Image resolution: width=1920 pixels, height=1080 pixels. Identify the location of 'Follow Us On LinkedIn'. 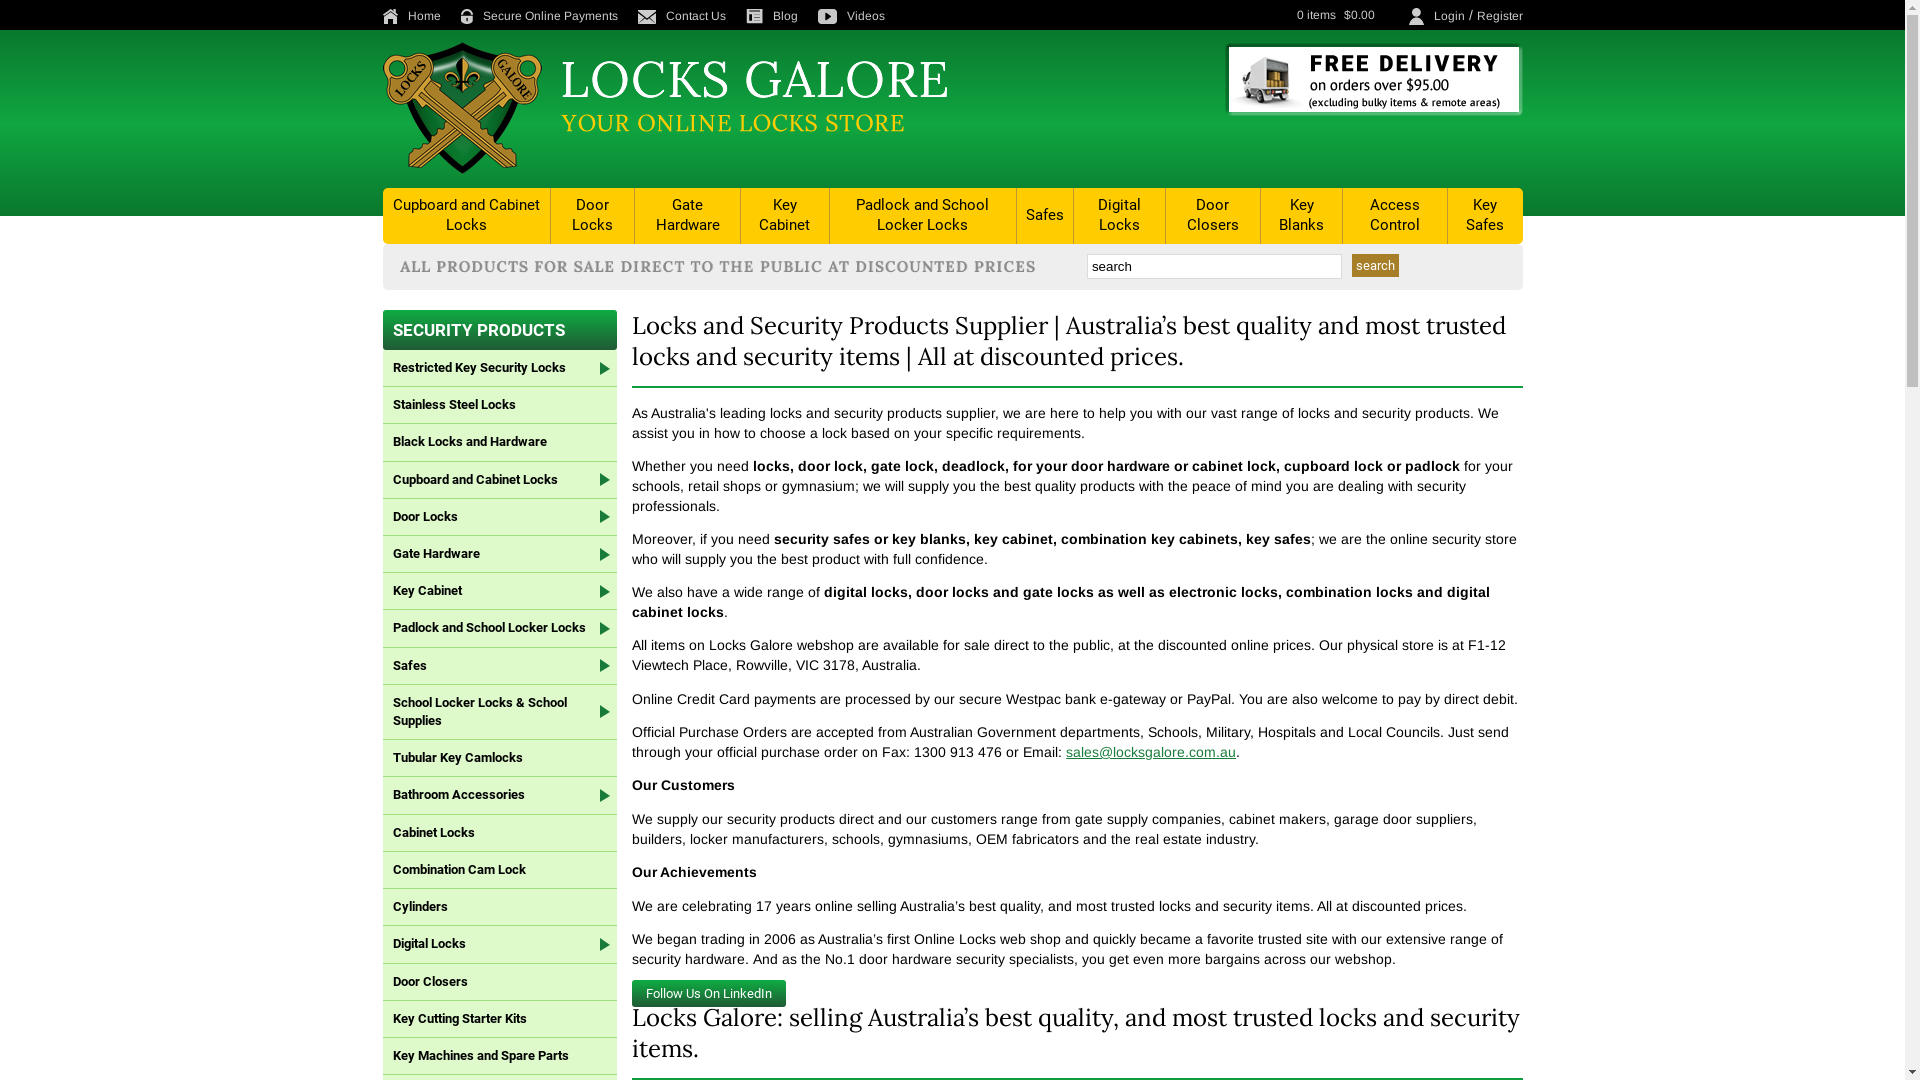
(709, 993).